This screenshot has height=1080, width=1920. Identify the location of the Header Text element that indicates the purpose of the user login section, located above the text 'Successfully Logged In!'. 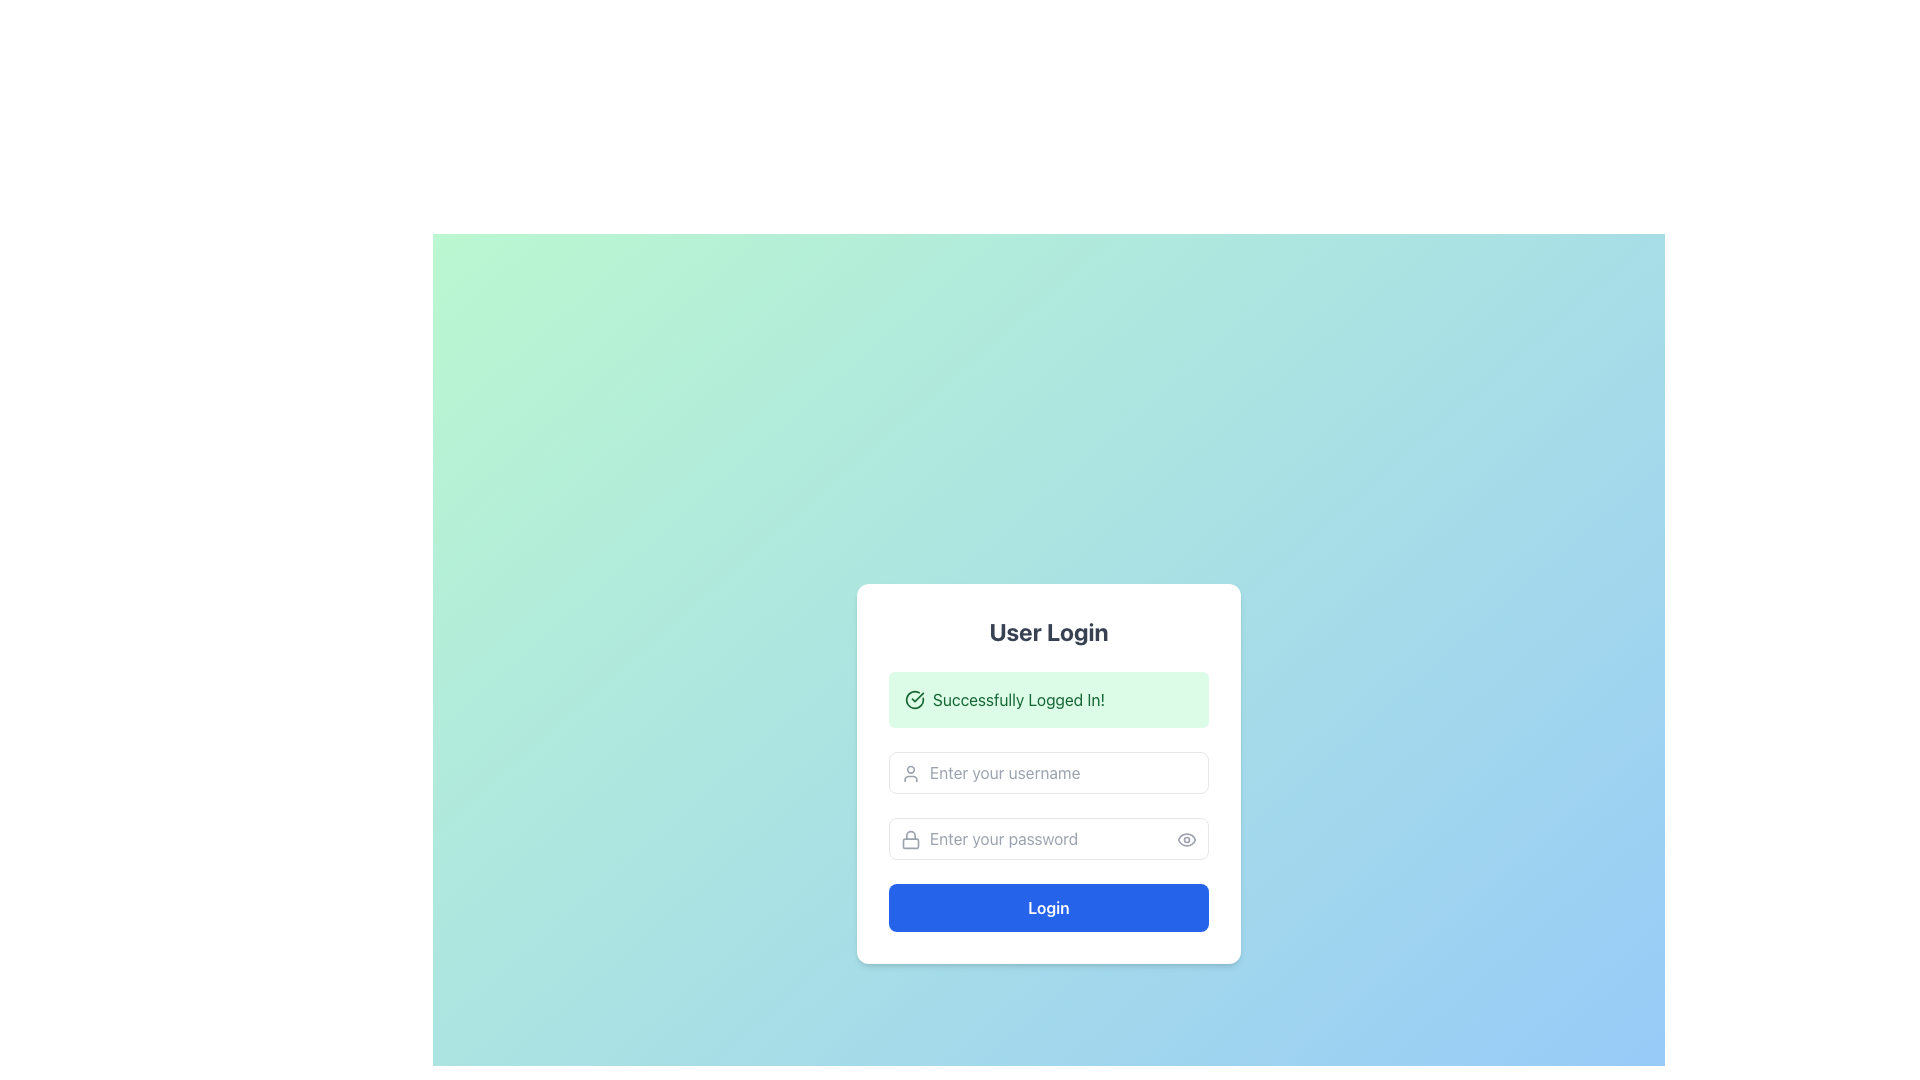
(1048, 632).